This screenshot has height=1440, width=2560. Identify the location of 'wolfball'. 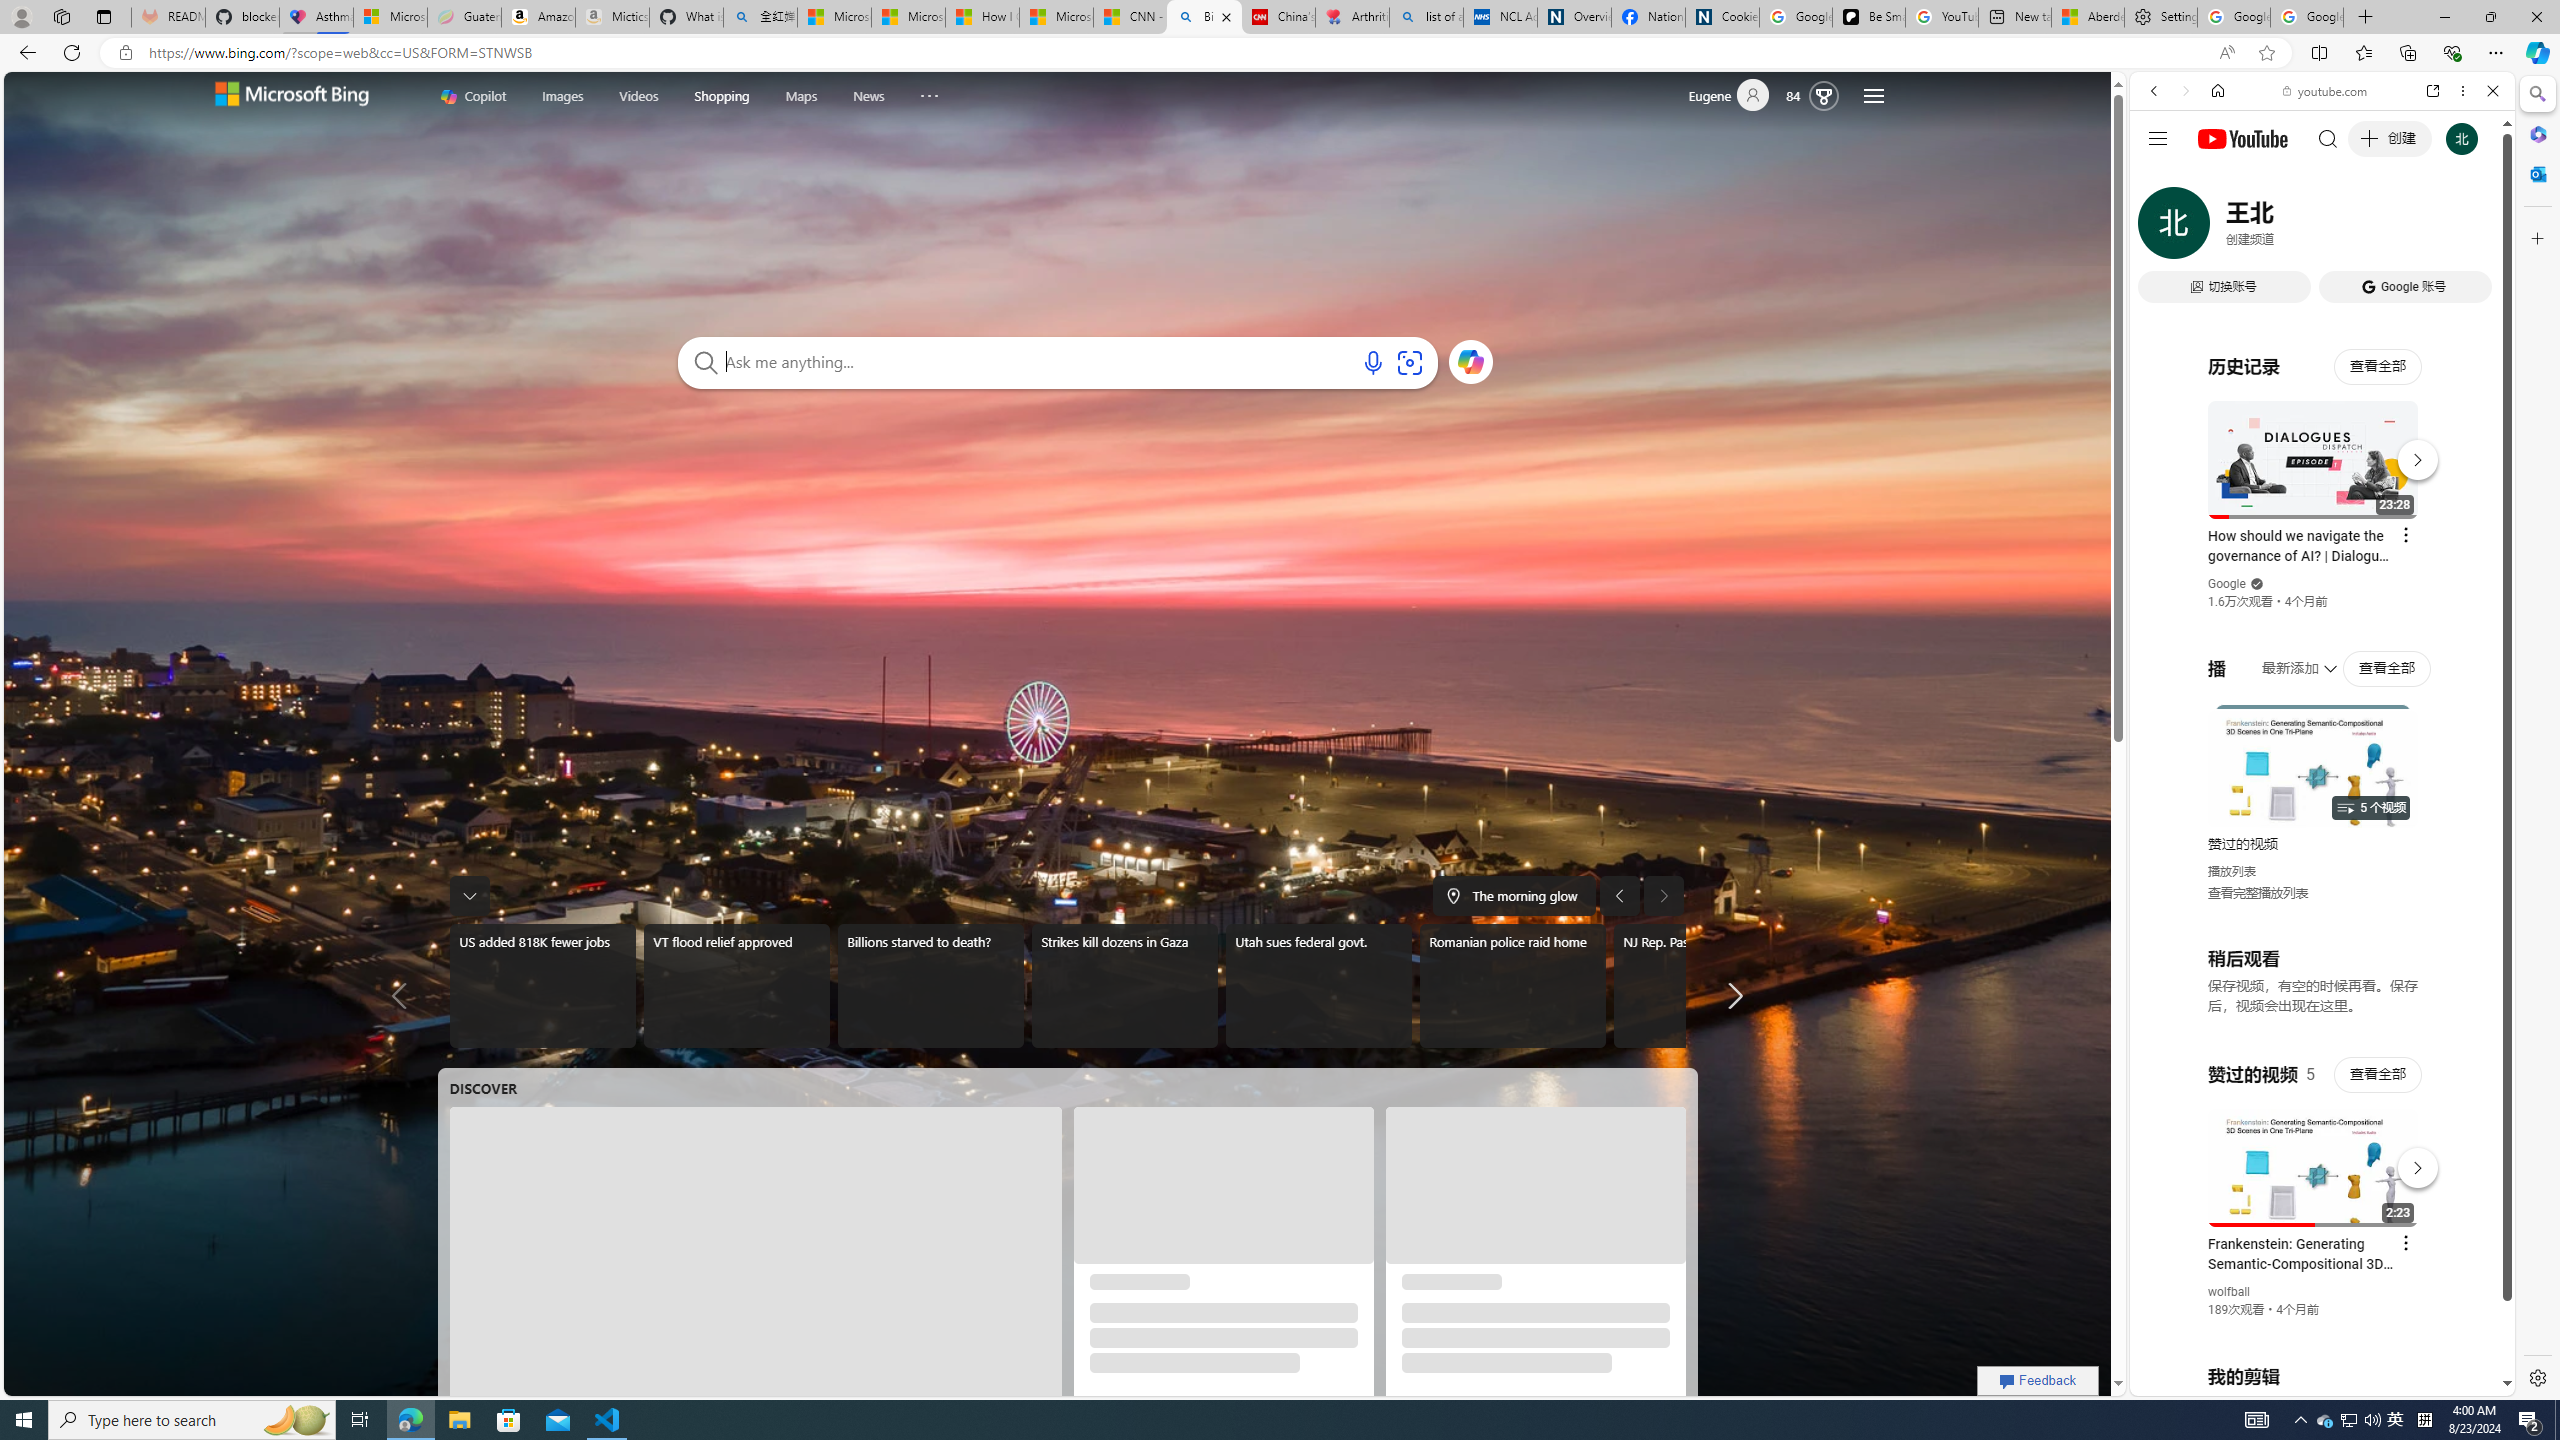
(2229, 1290).